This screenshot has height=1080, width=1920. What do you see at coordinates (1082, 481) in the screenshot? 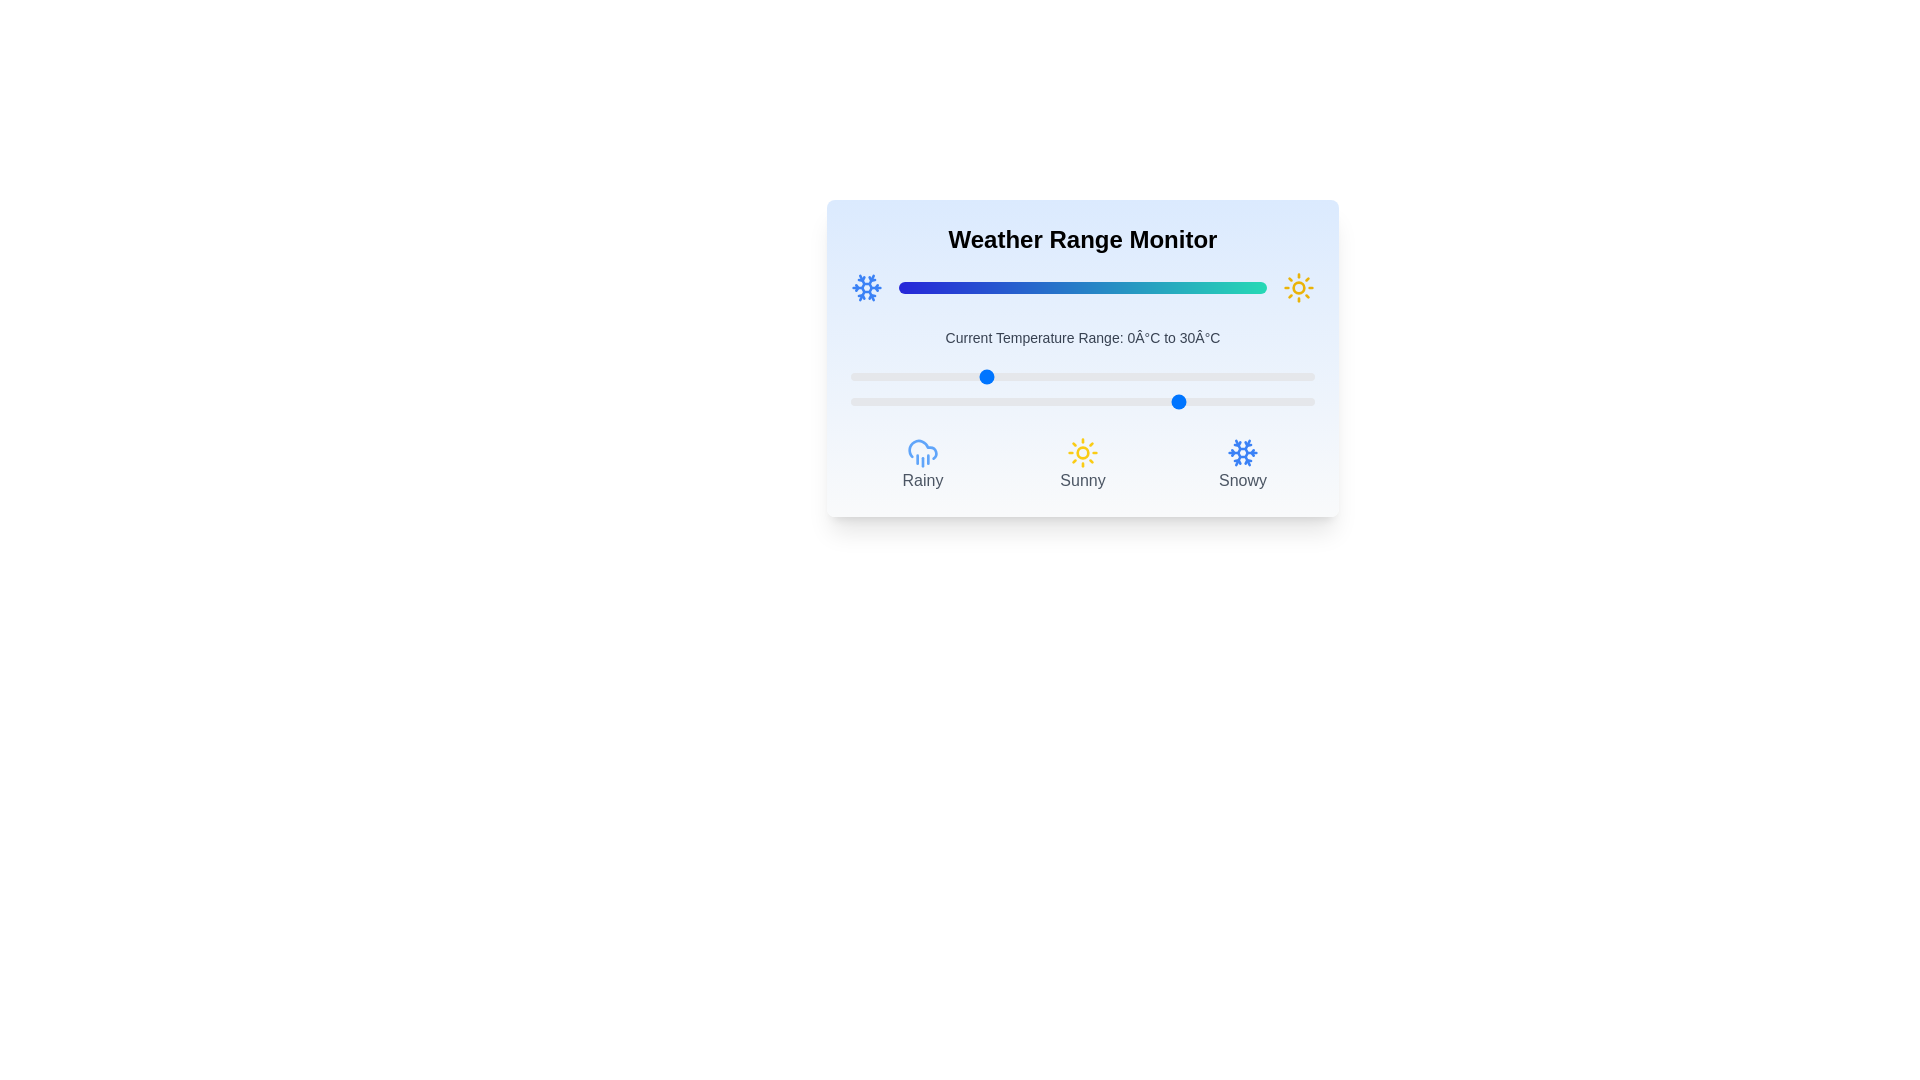
I see `text of the 'Sunny' label, which describes the current weather condition and is centrally aligned below the sun icon` at bounding box center [1082, 481].